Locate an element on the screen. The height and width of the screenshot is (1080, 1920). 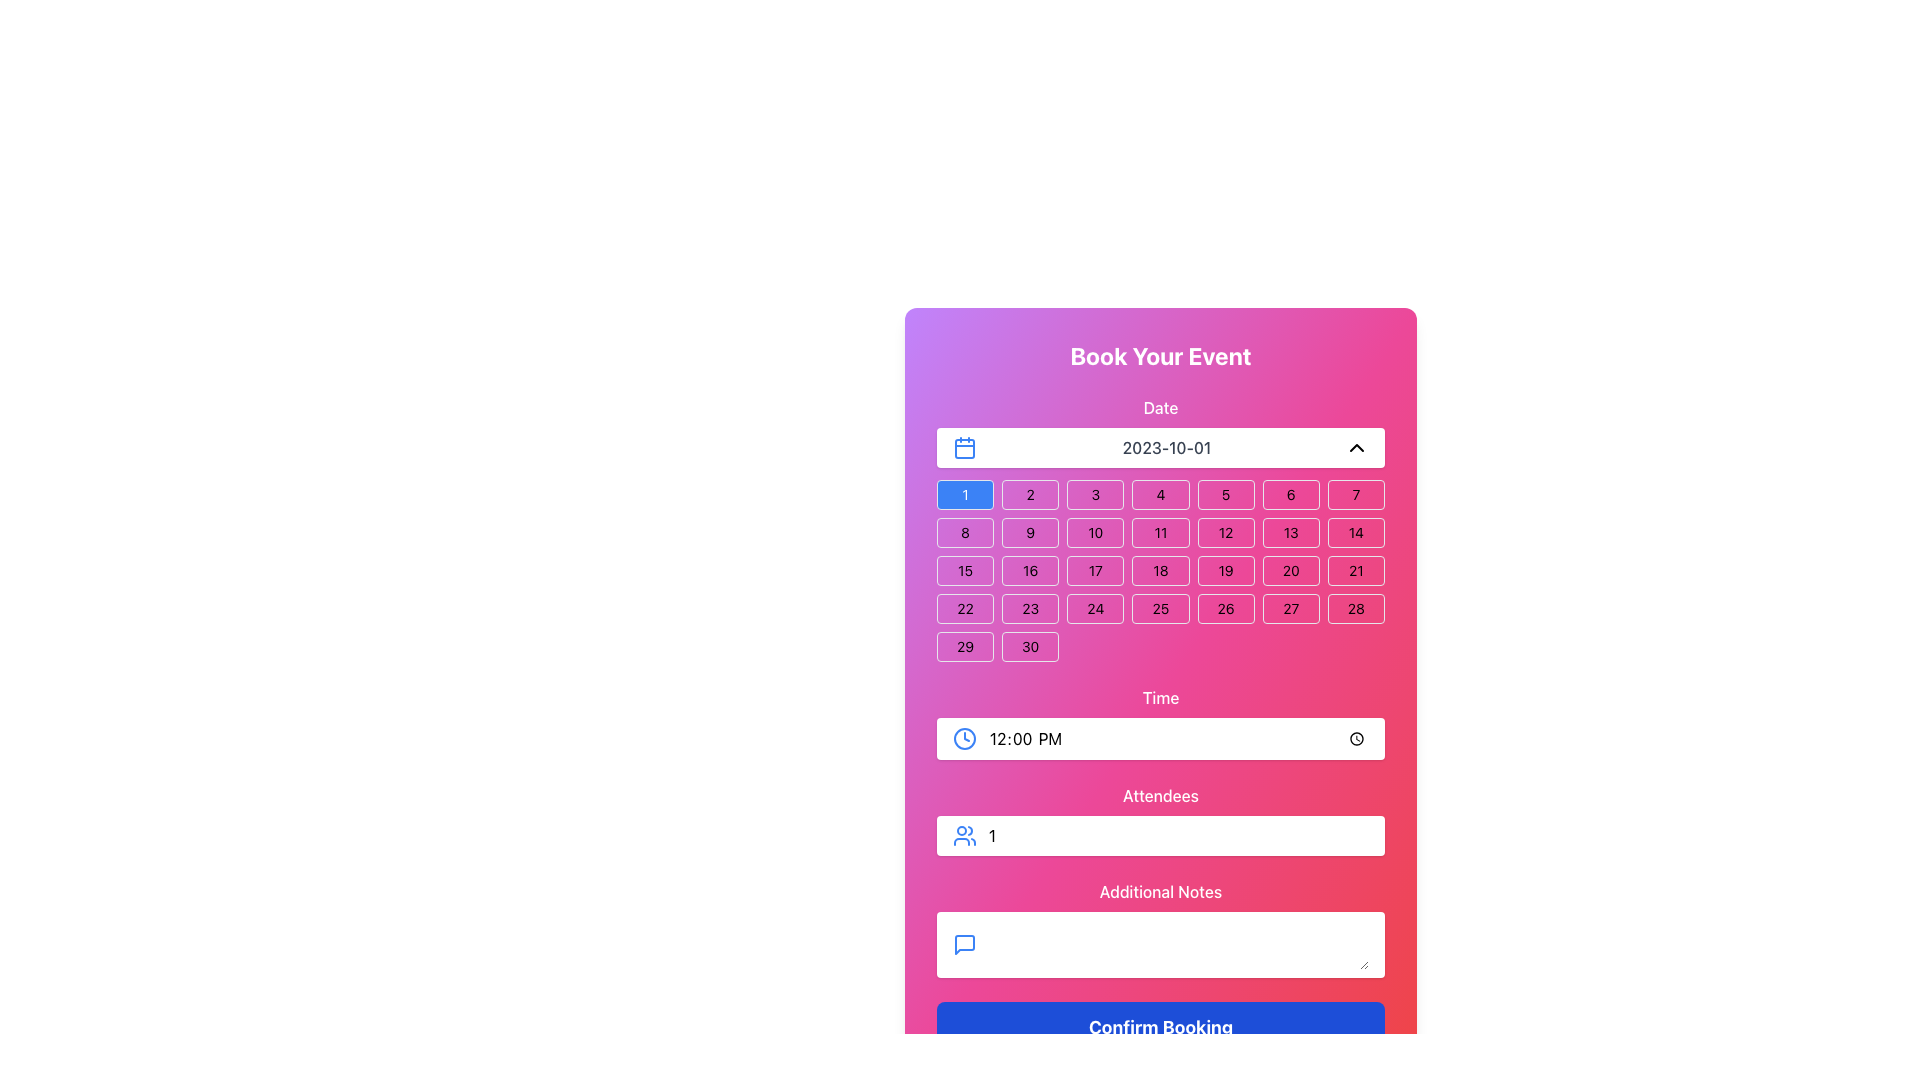
the button representing the selection of the 19th day in the calendar is located at coordinates (1225, 570).